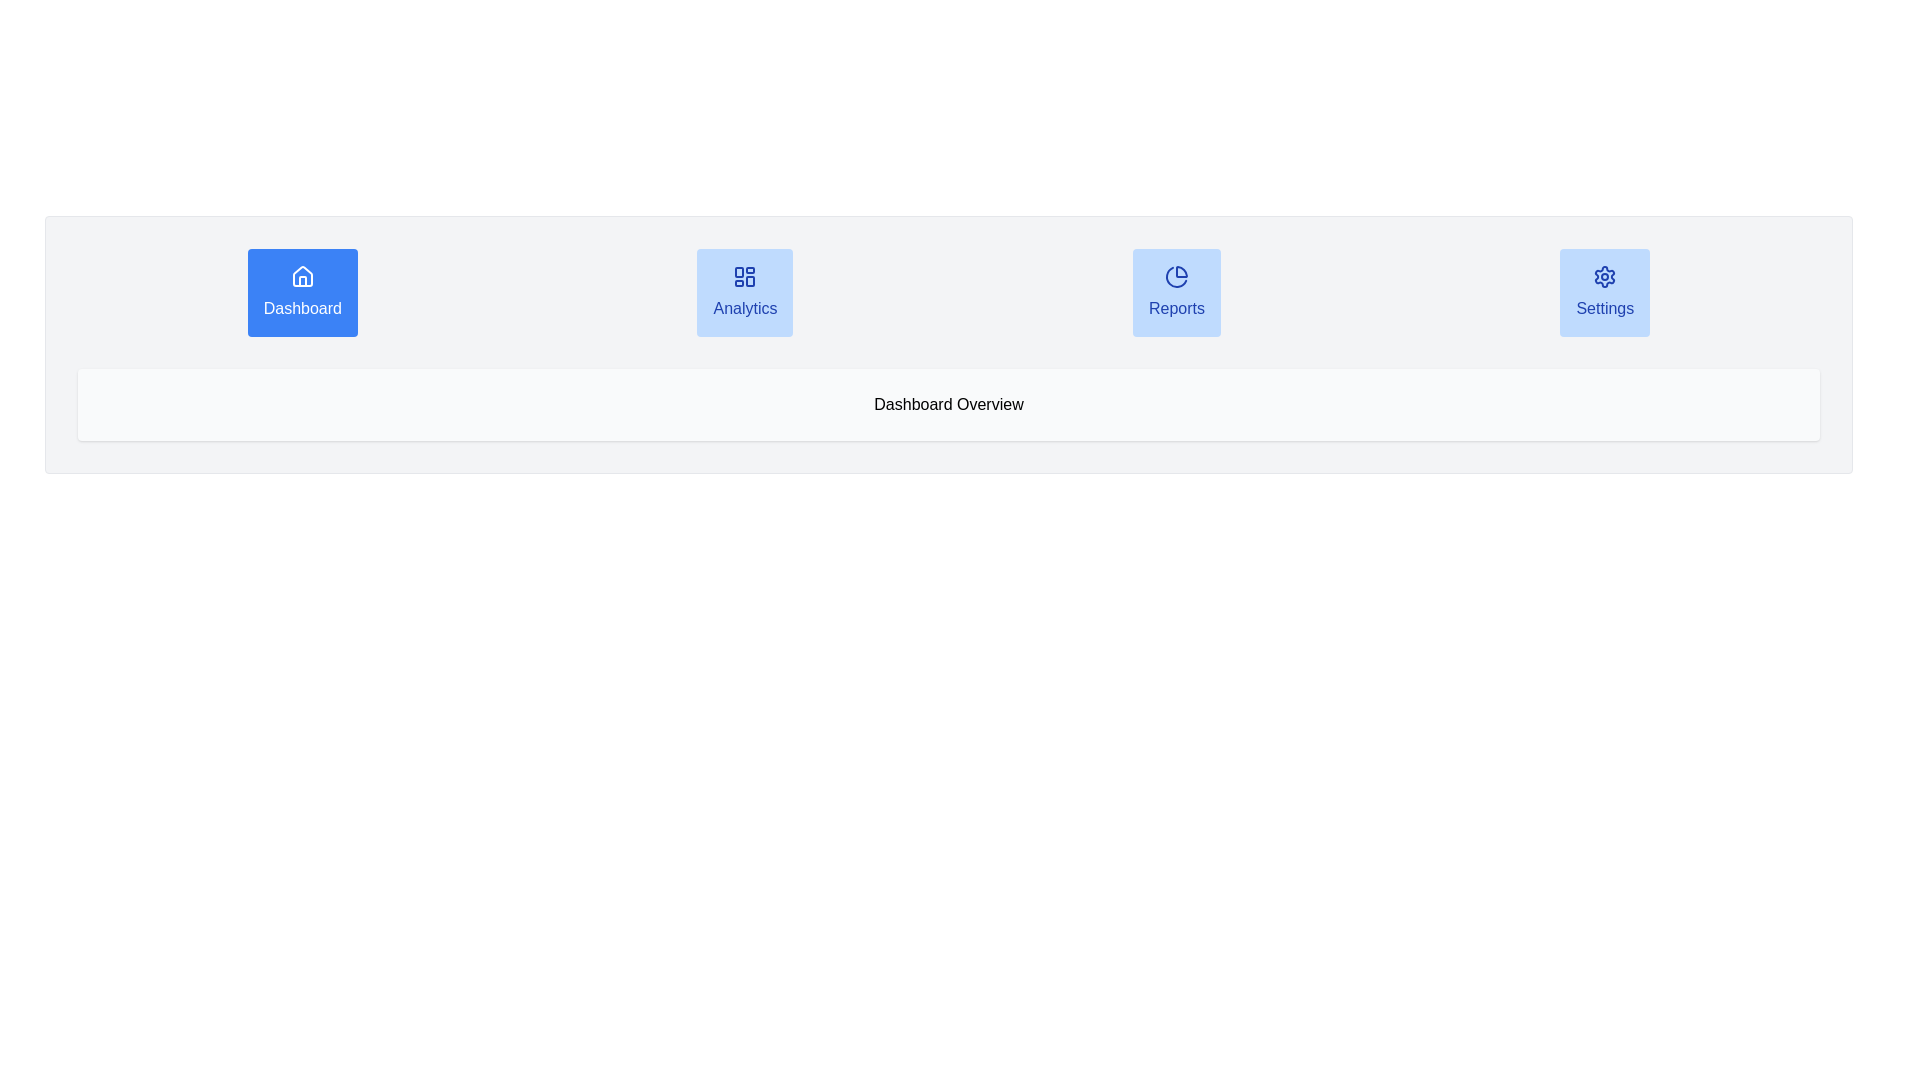 Image resolution: width=1920 pixels, height=1080 pixels. I want to click on the 'Reports' button in the navigation bar to interact with the 'Reports' feature, so click(1176, 277).